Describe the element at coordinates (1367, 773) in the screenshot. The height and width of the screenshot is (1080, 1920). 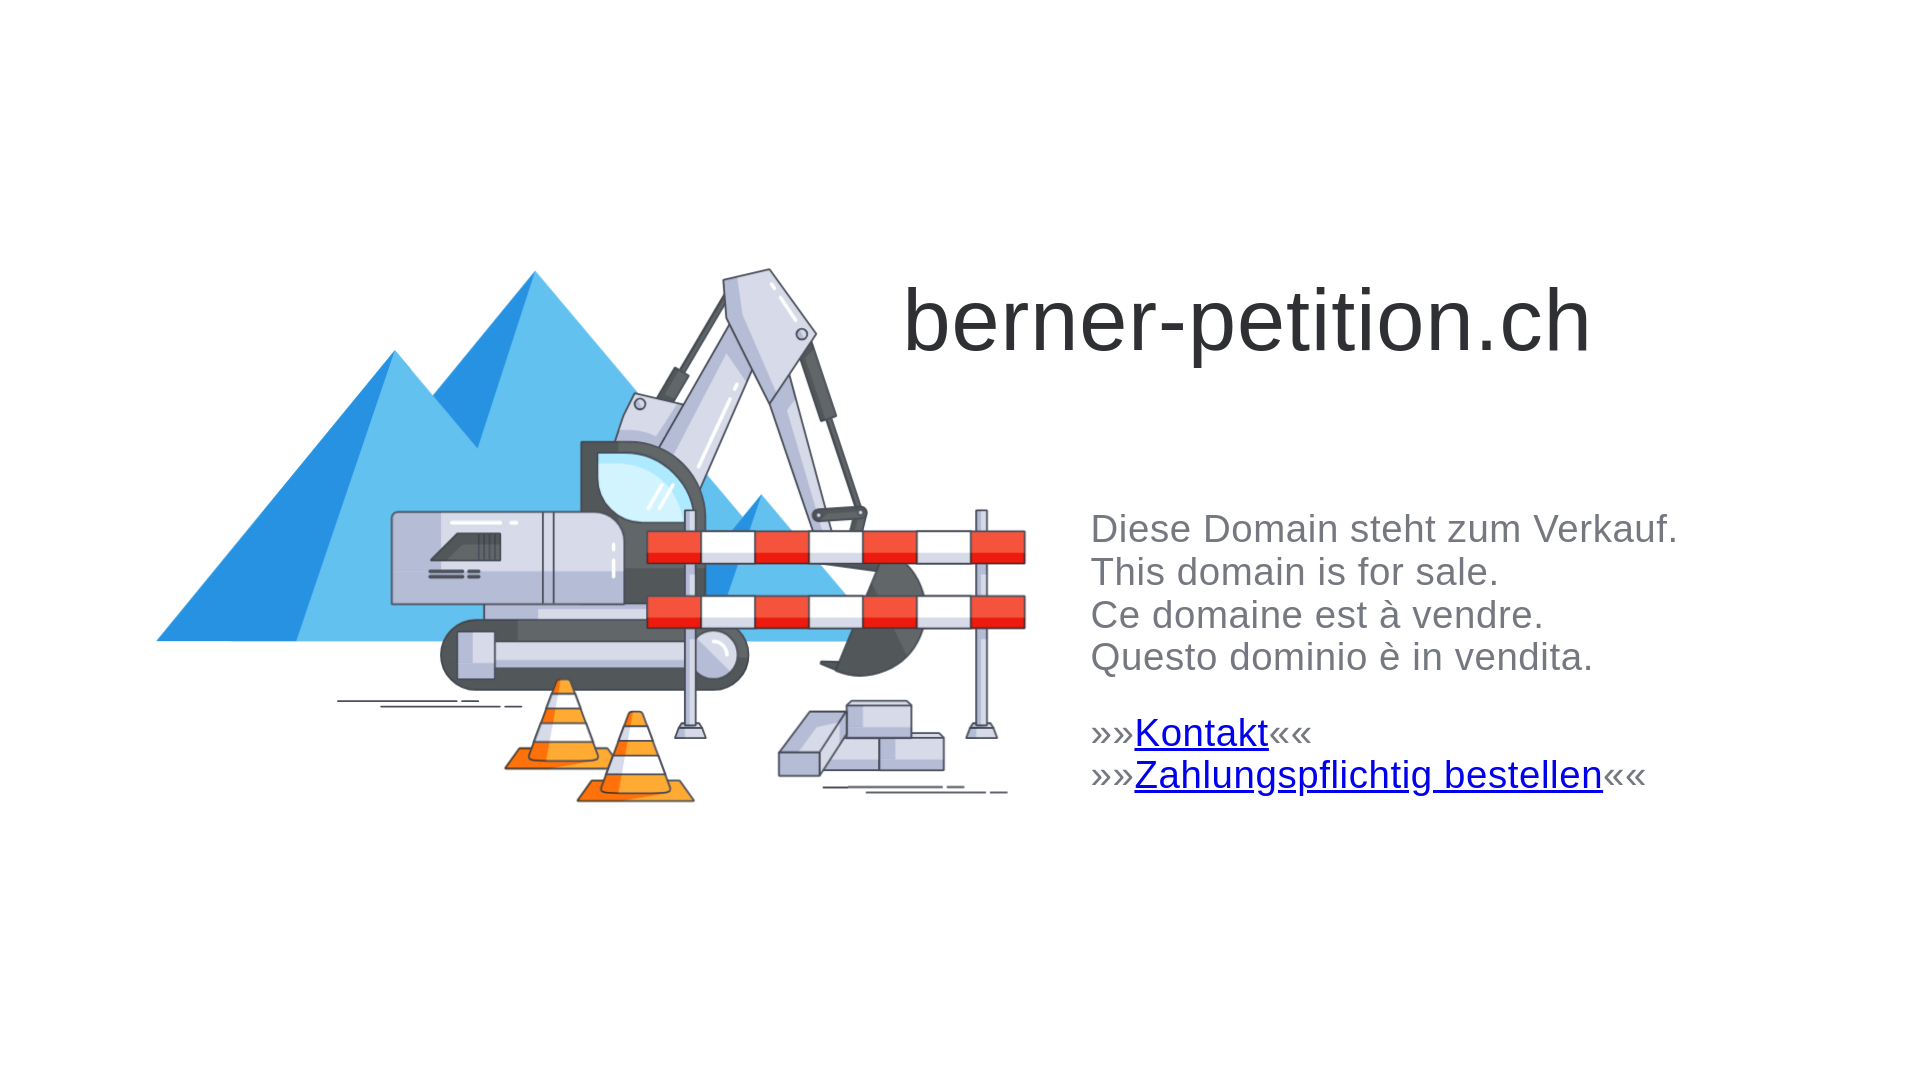
I see `'Zahlungspflichtig bestellen'` at that location.